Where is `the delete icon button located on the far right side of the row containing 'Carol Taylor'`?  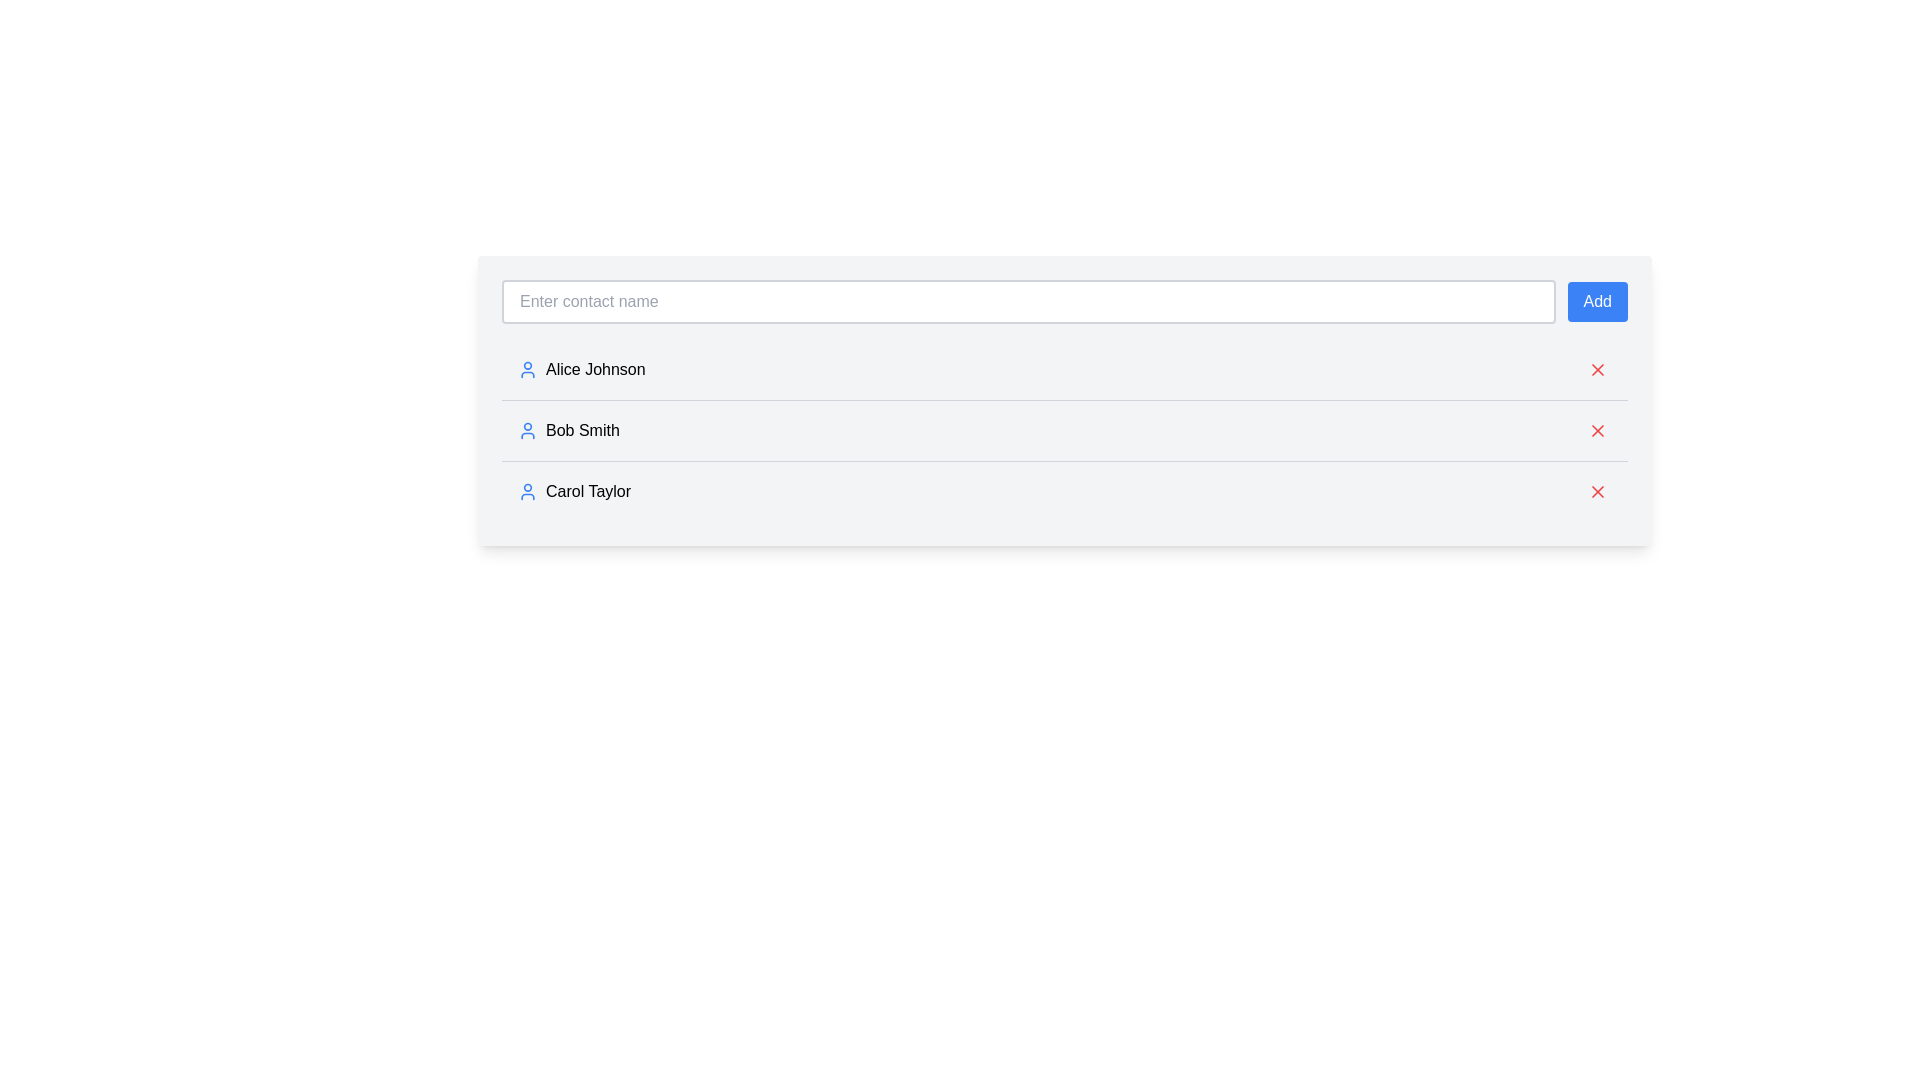 the delete icon button located on the far right side of the row containing 'Carol Taylor' is located at coordinates (1597, 492).